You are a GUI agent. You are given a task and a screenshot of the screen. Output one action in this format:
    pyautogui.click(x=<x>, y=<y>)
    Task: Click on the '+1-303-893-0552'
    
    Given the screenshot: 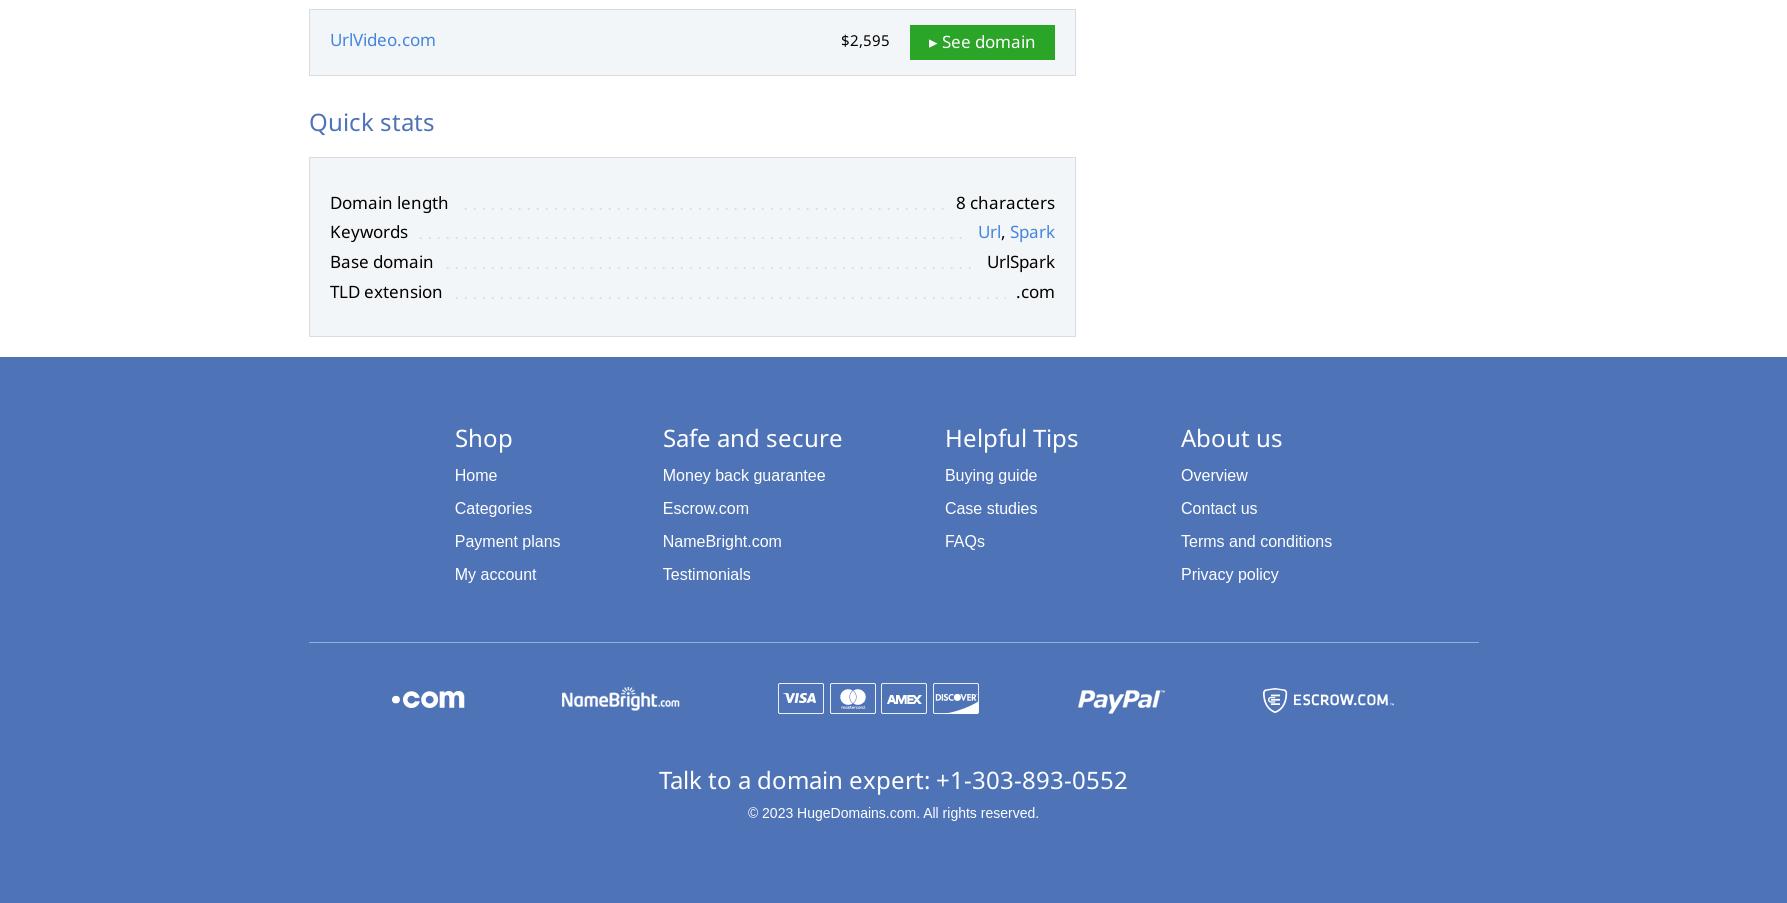 What is the action you would take?
    pyautogui.click(x=1030, y=778)
    